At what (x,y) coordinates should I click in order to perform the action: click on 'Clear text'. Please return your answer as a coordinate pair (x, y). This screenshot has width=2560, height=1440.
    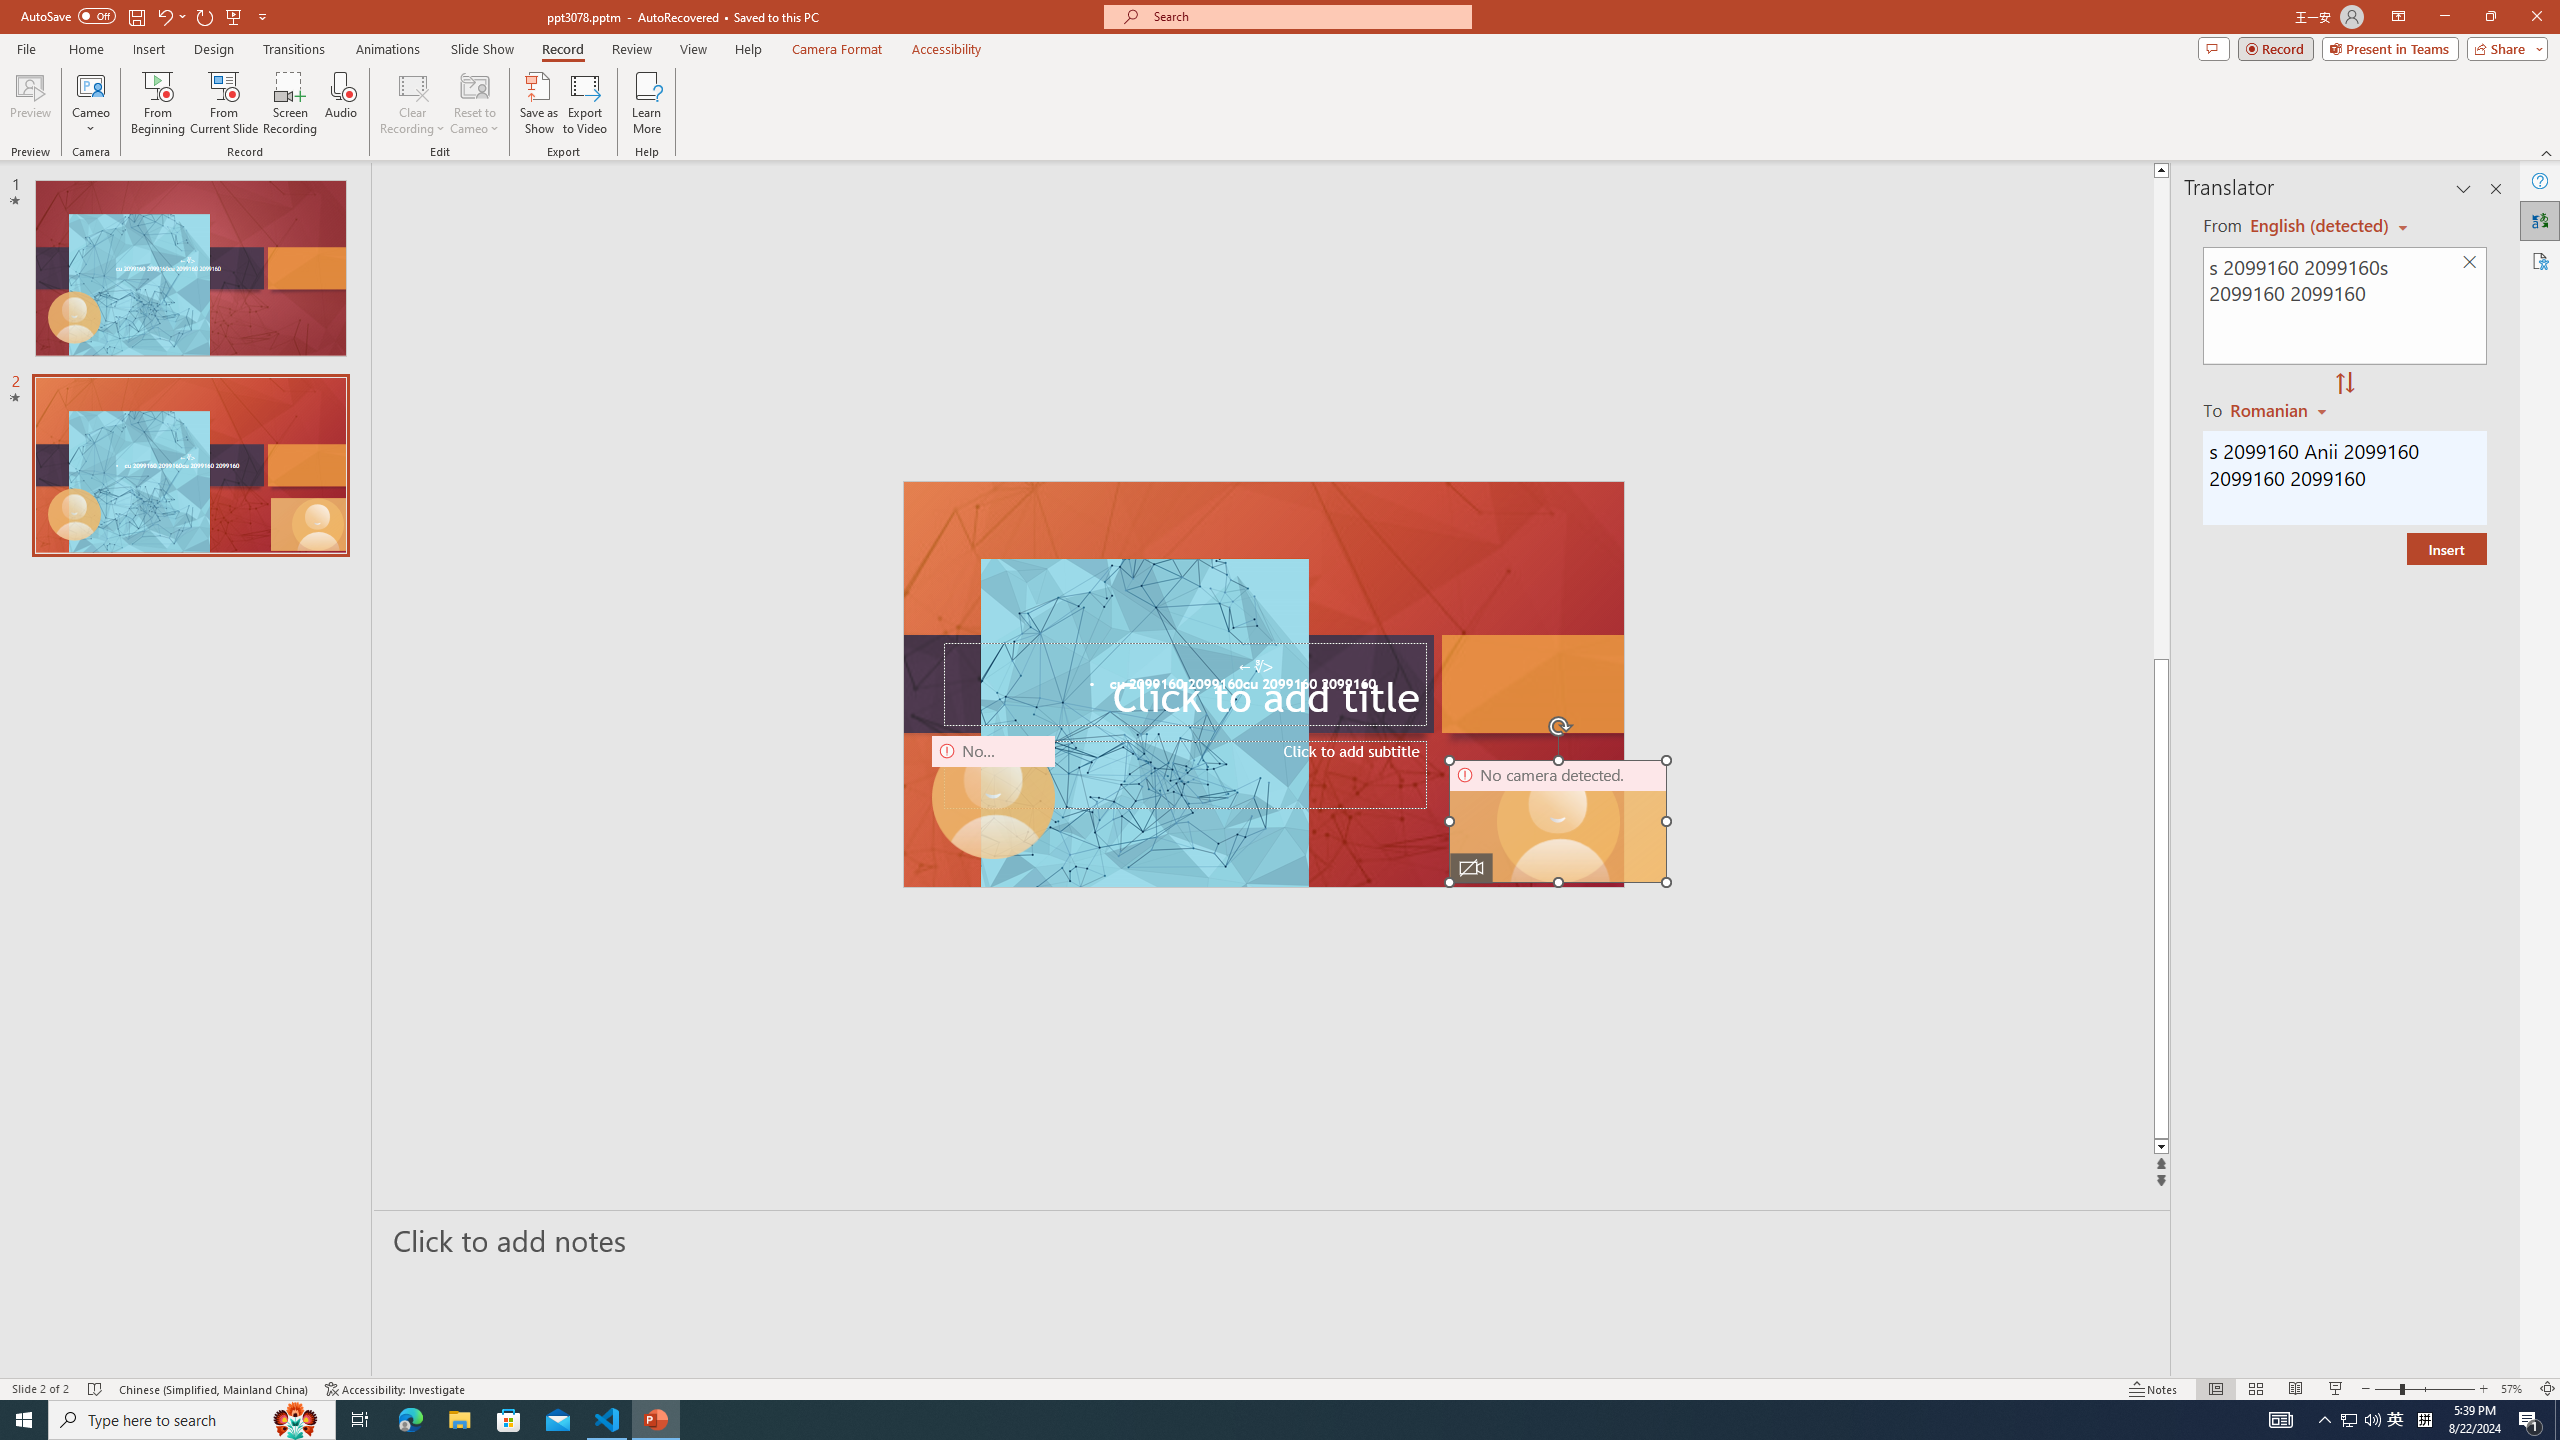
    Looking at the image, I should click on (2470, 263).